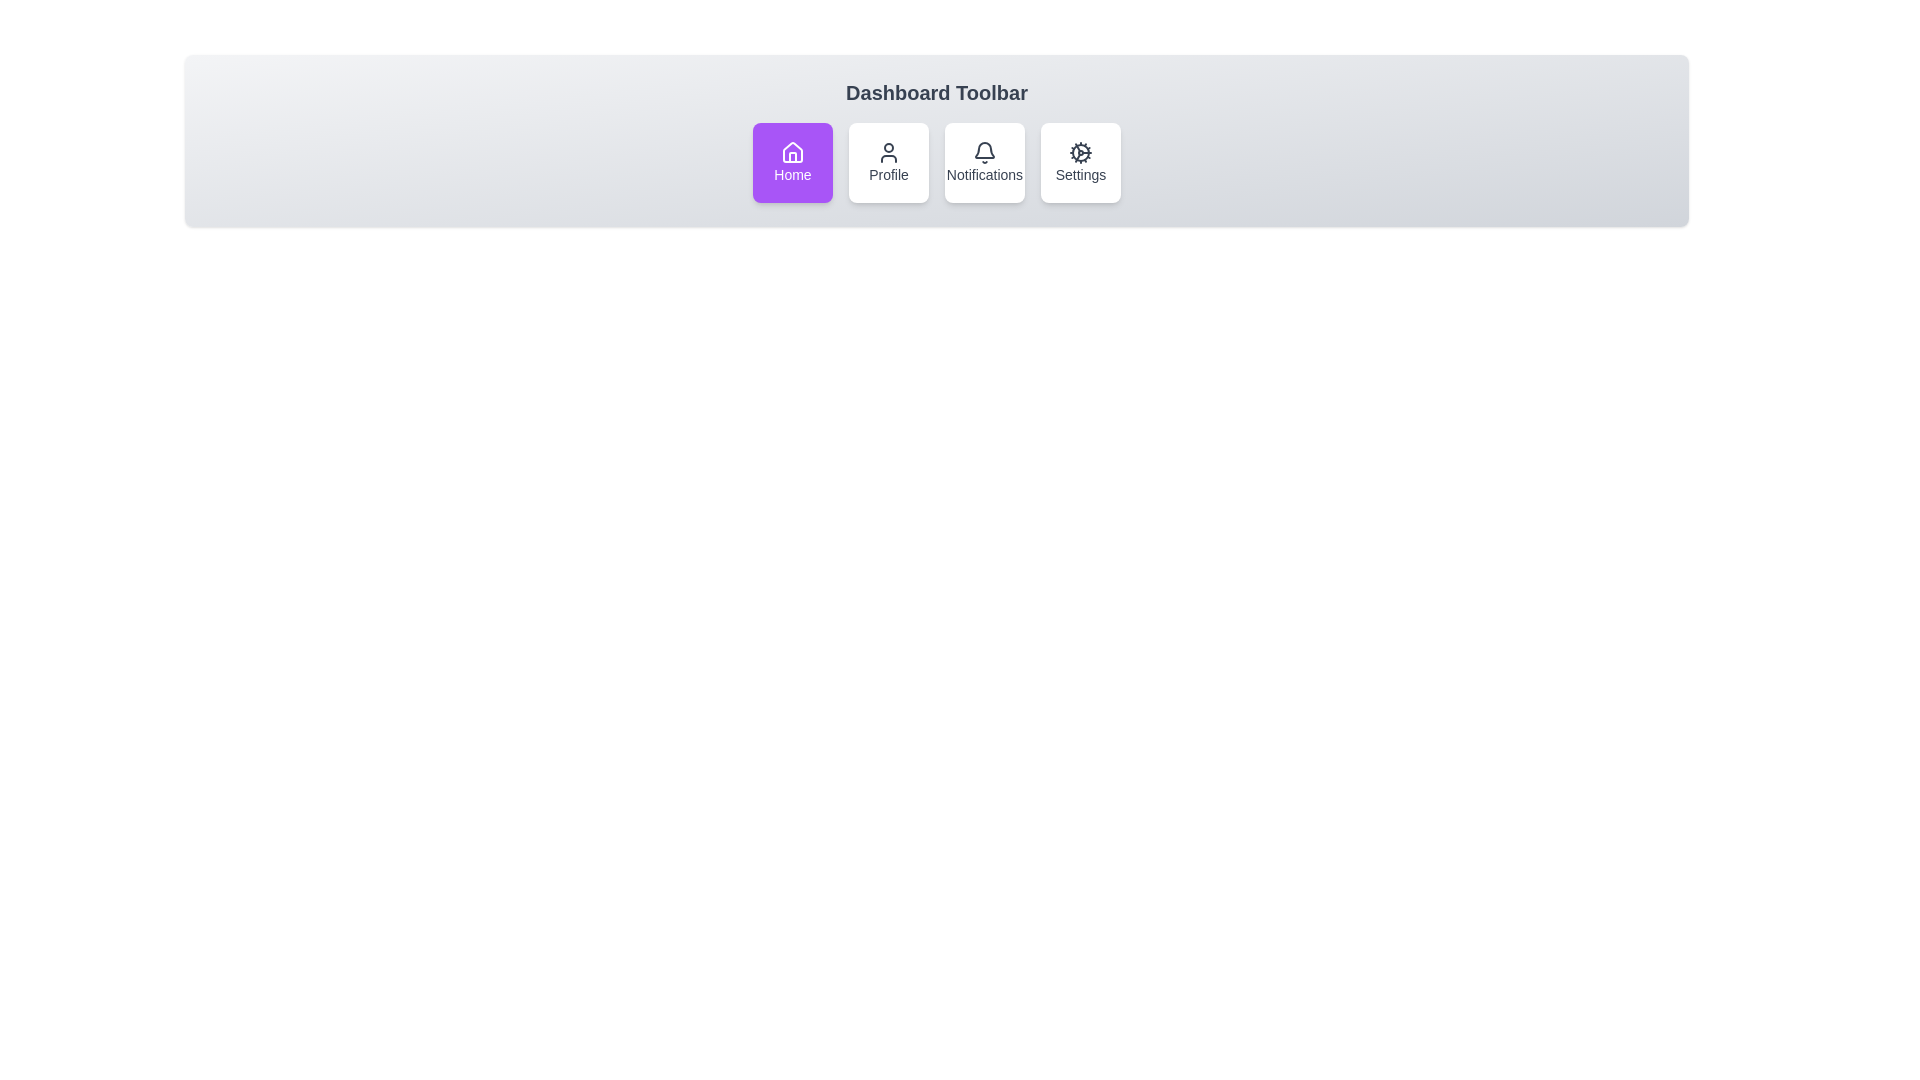 This screenshot has width=1920, height=1080. Describe the element at coordinates (887, 161) in the screenshot. I see `the Profile toolbar item to activate it` at that location.